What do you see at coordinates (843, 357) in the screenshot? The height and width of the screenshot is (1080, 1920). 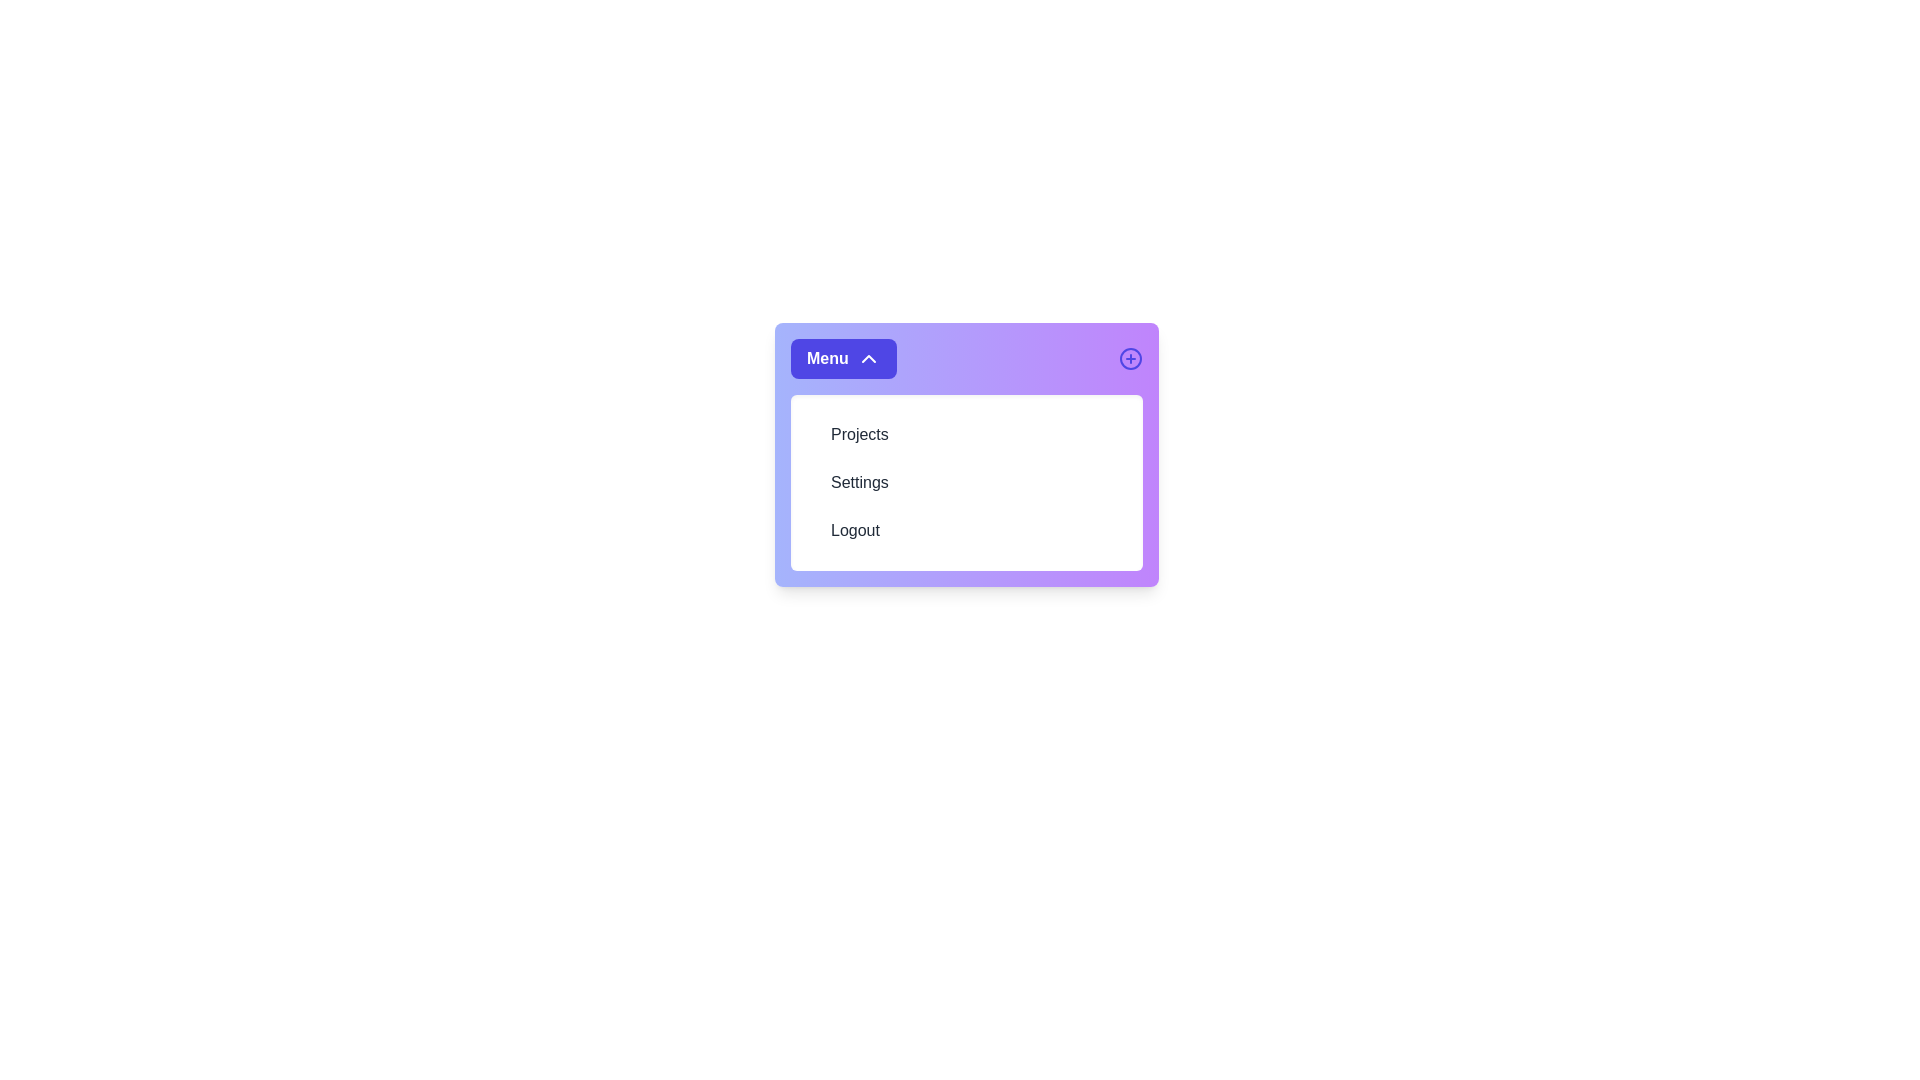 I see `'Menu' button to toggle the menu visibility` at bounding box center [843, 357].